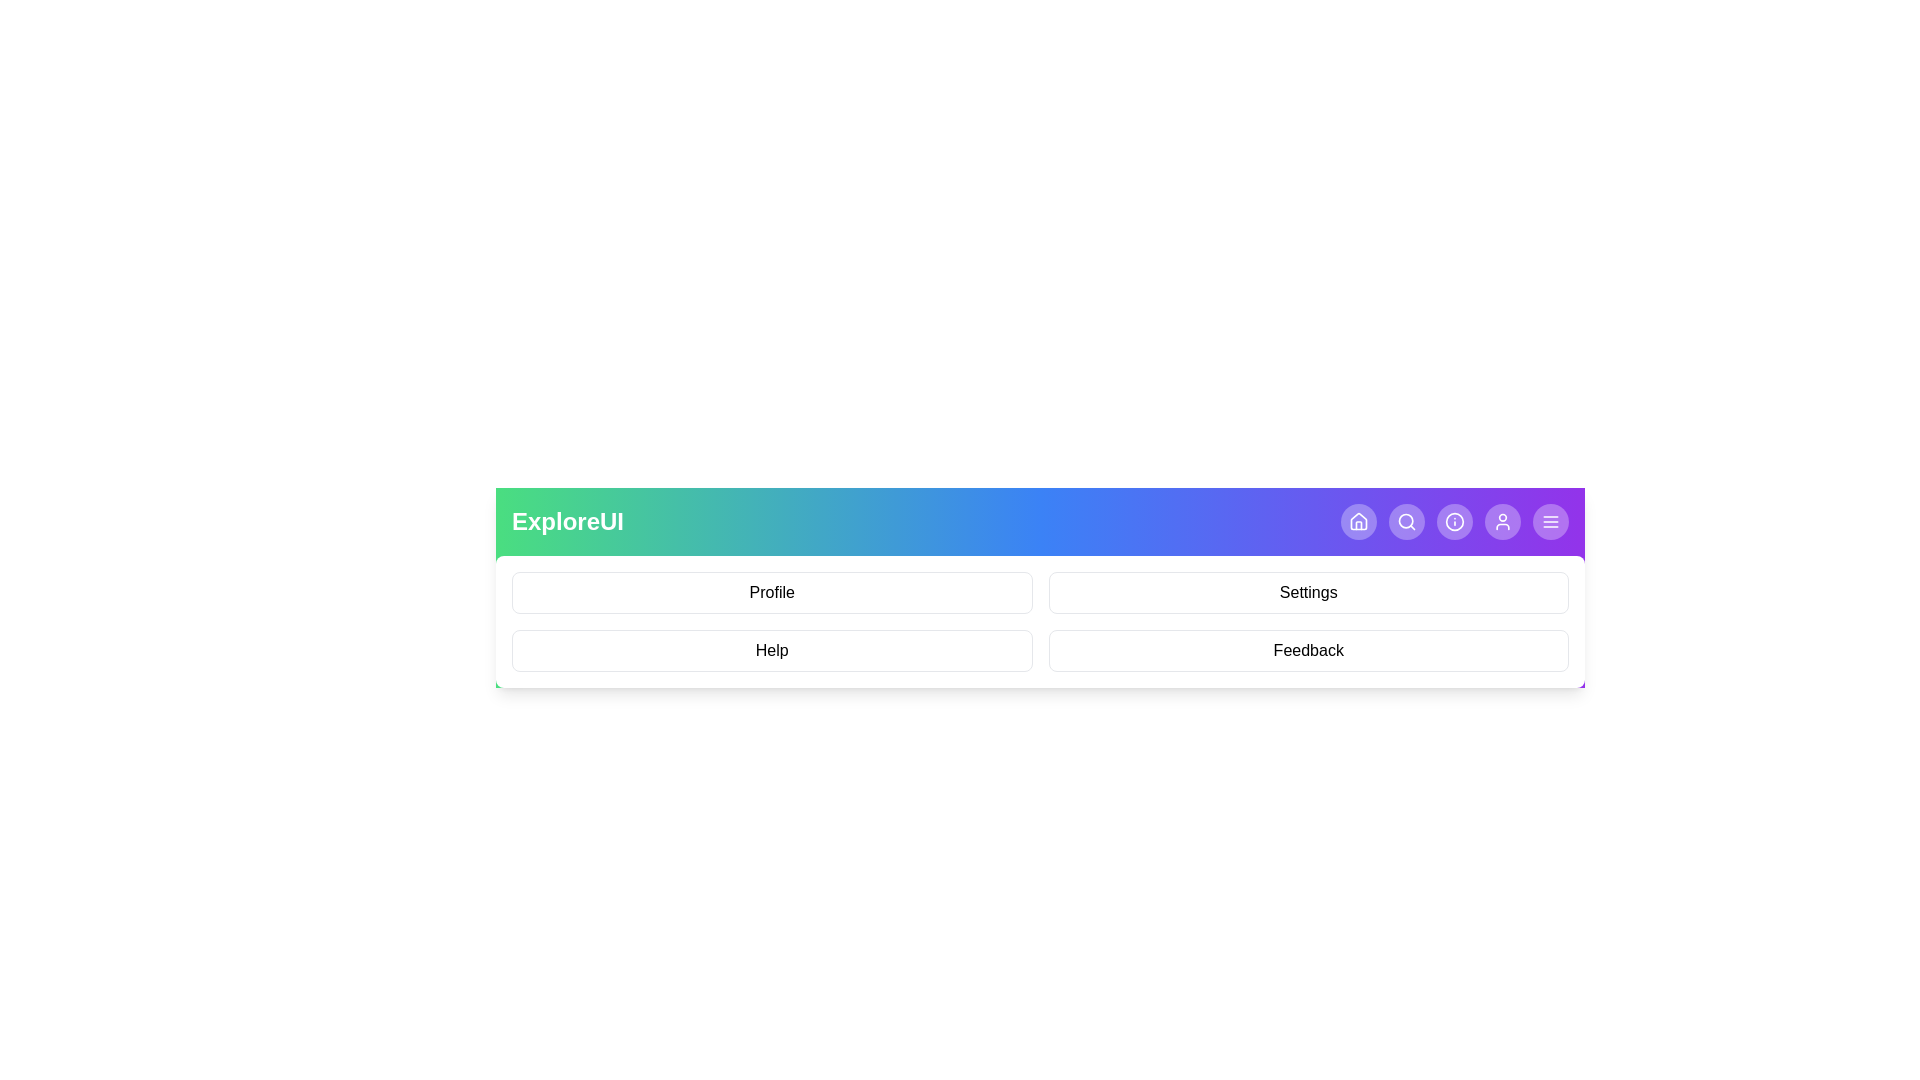 The image size is (1920, 1080). I want to click on the menu button to toggle the menu visibility, so click(1549, 520).